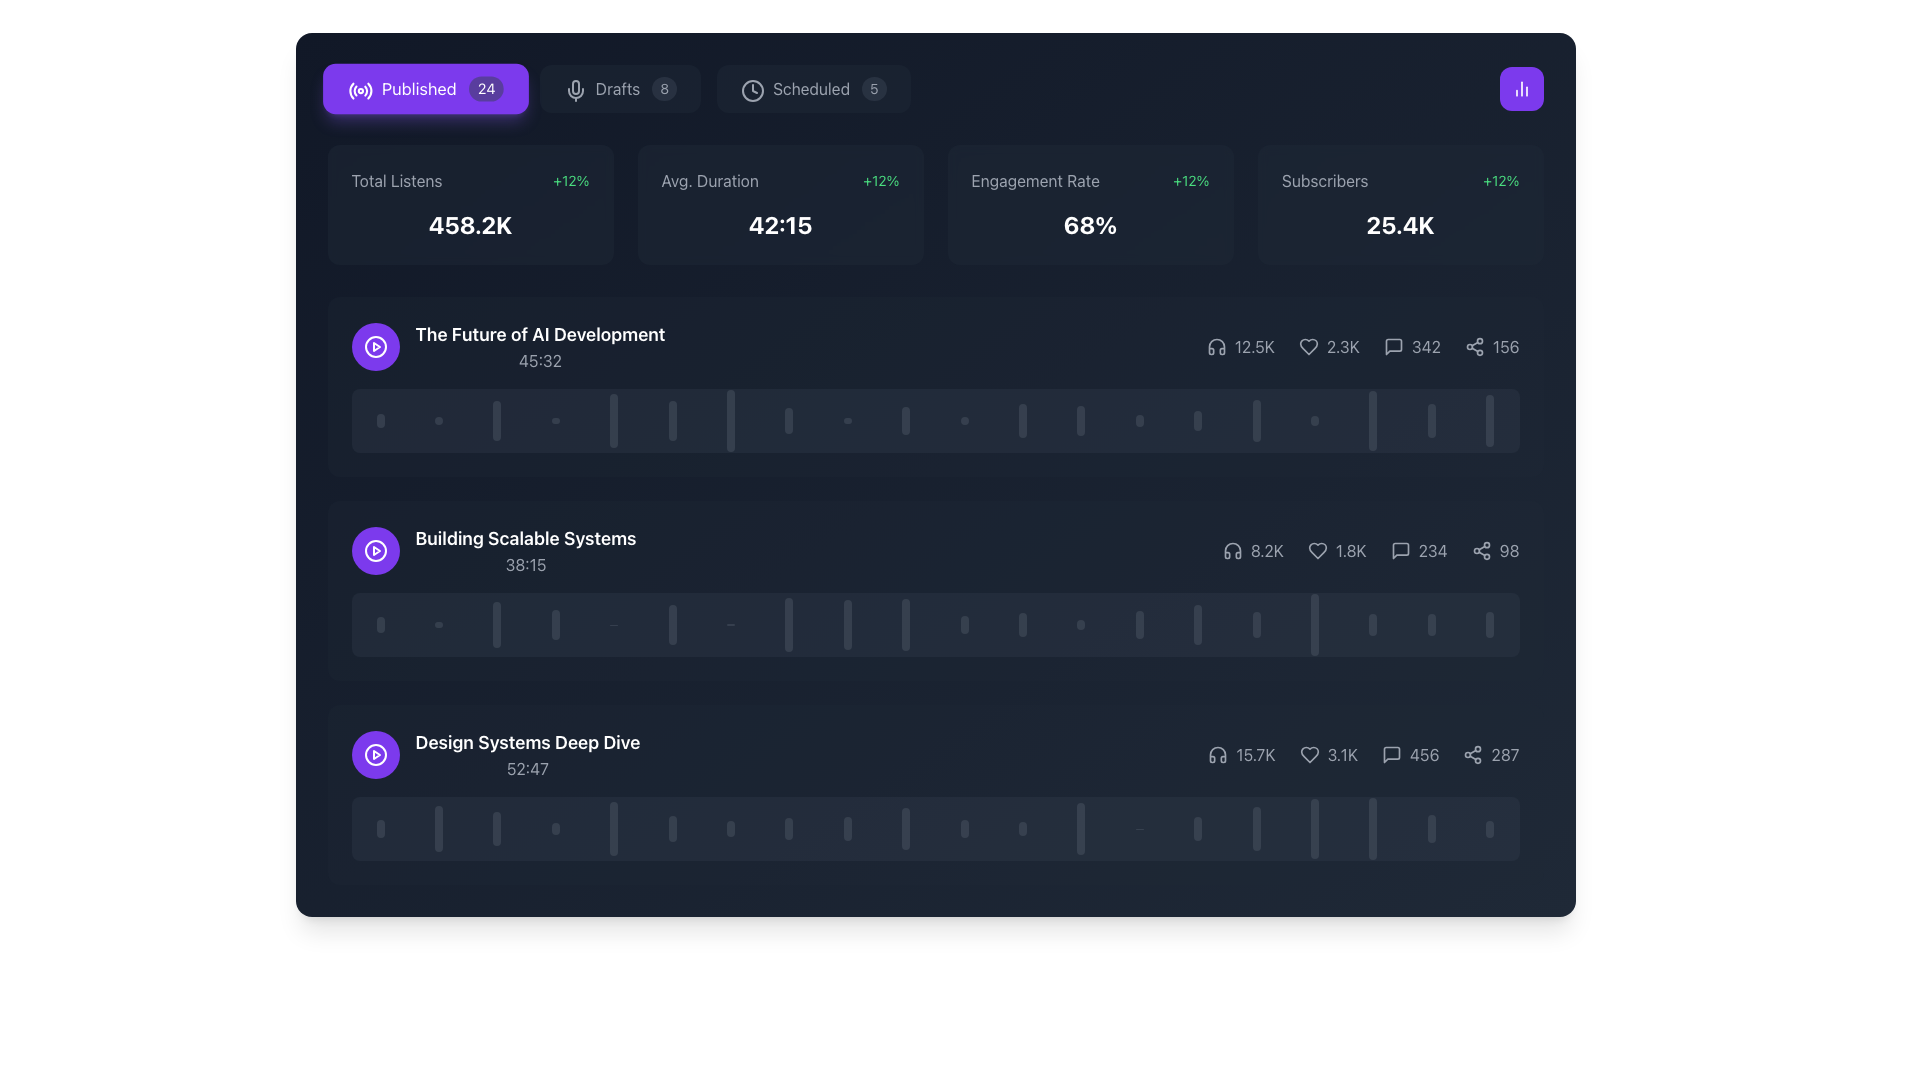  I want to click on the vertical slider, so click(1255, 849).